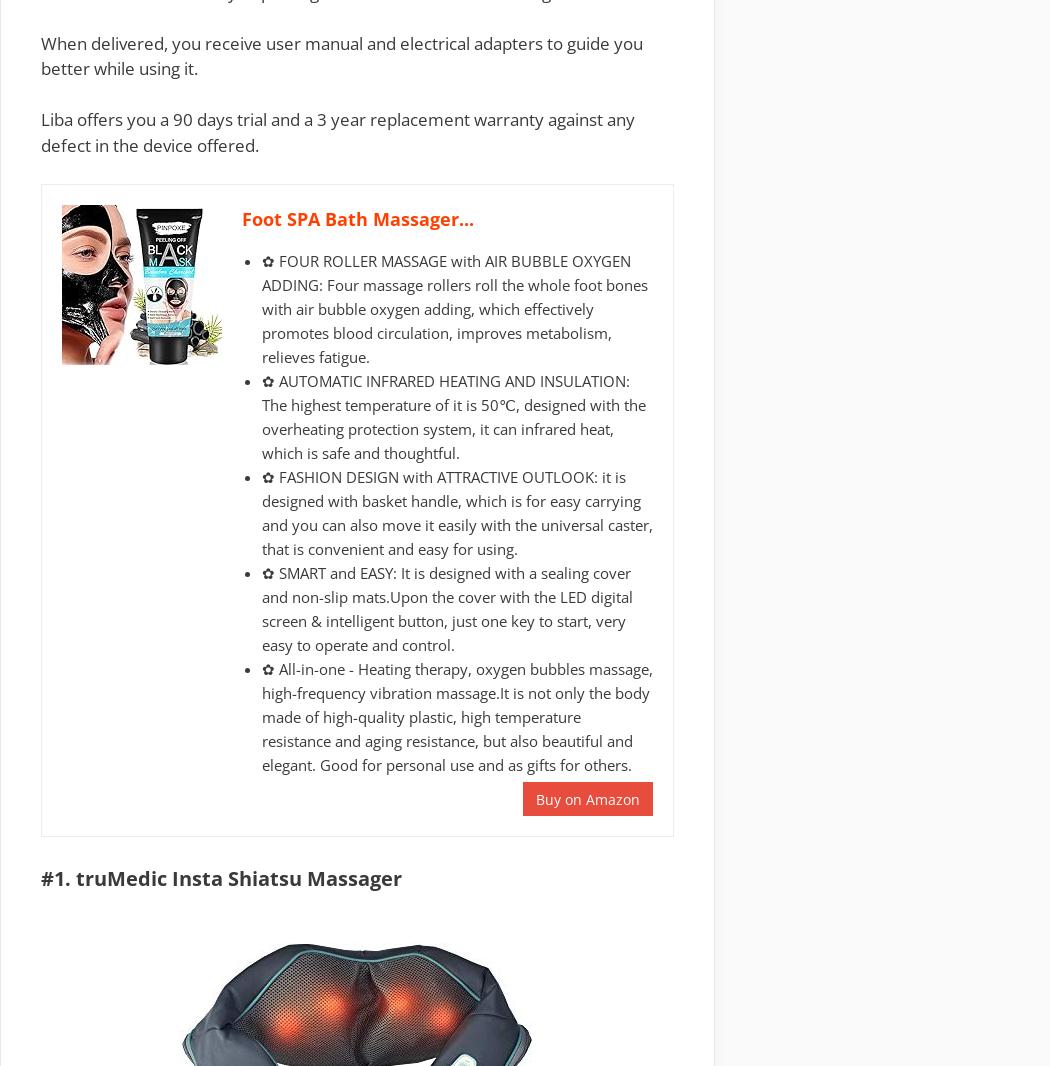 The width and height of the screenshot is (1050, 1066). I want to click on '✿ SMART and EASY: It is designed with a sealing cover and non-slip mats.Upon the cover with the LED digital screen & intelligent button, just one key to start, very easy to operate and control.', so click(446, 607).